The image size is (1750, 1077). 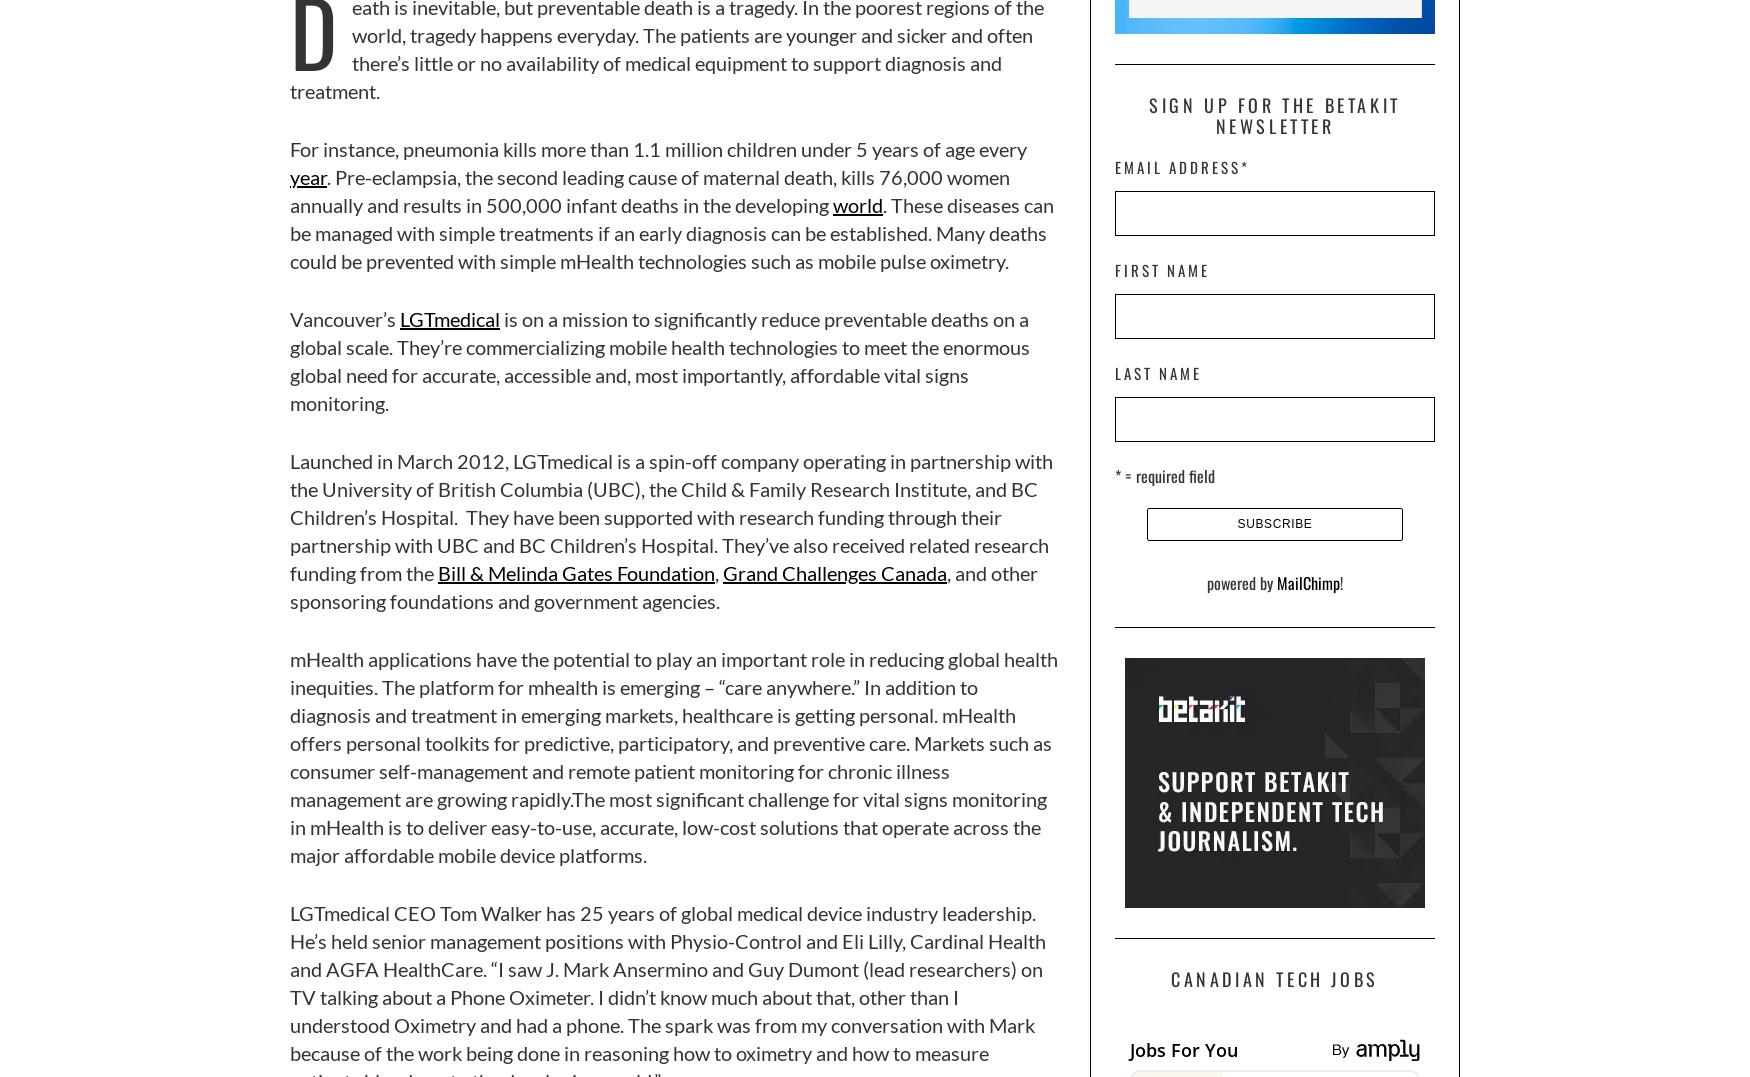 I want to click on 'Canadian Tech Jobs', so click(x=1273, y=978).